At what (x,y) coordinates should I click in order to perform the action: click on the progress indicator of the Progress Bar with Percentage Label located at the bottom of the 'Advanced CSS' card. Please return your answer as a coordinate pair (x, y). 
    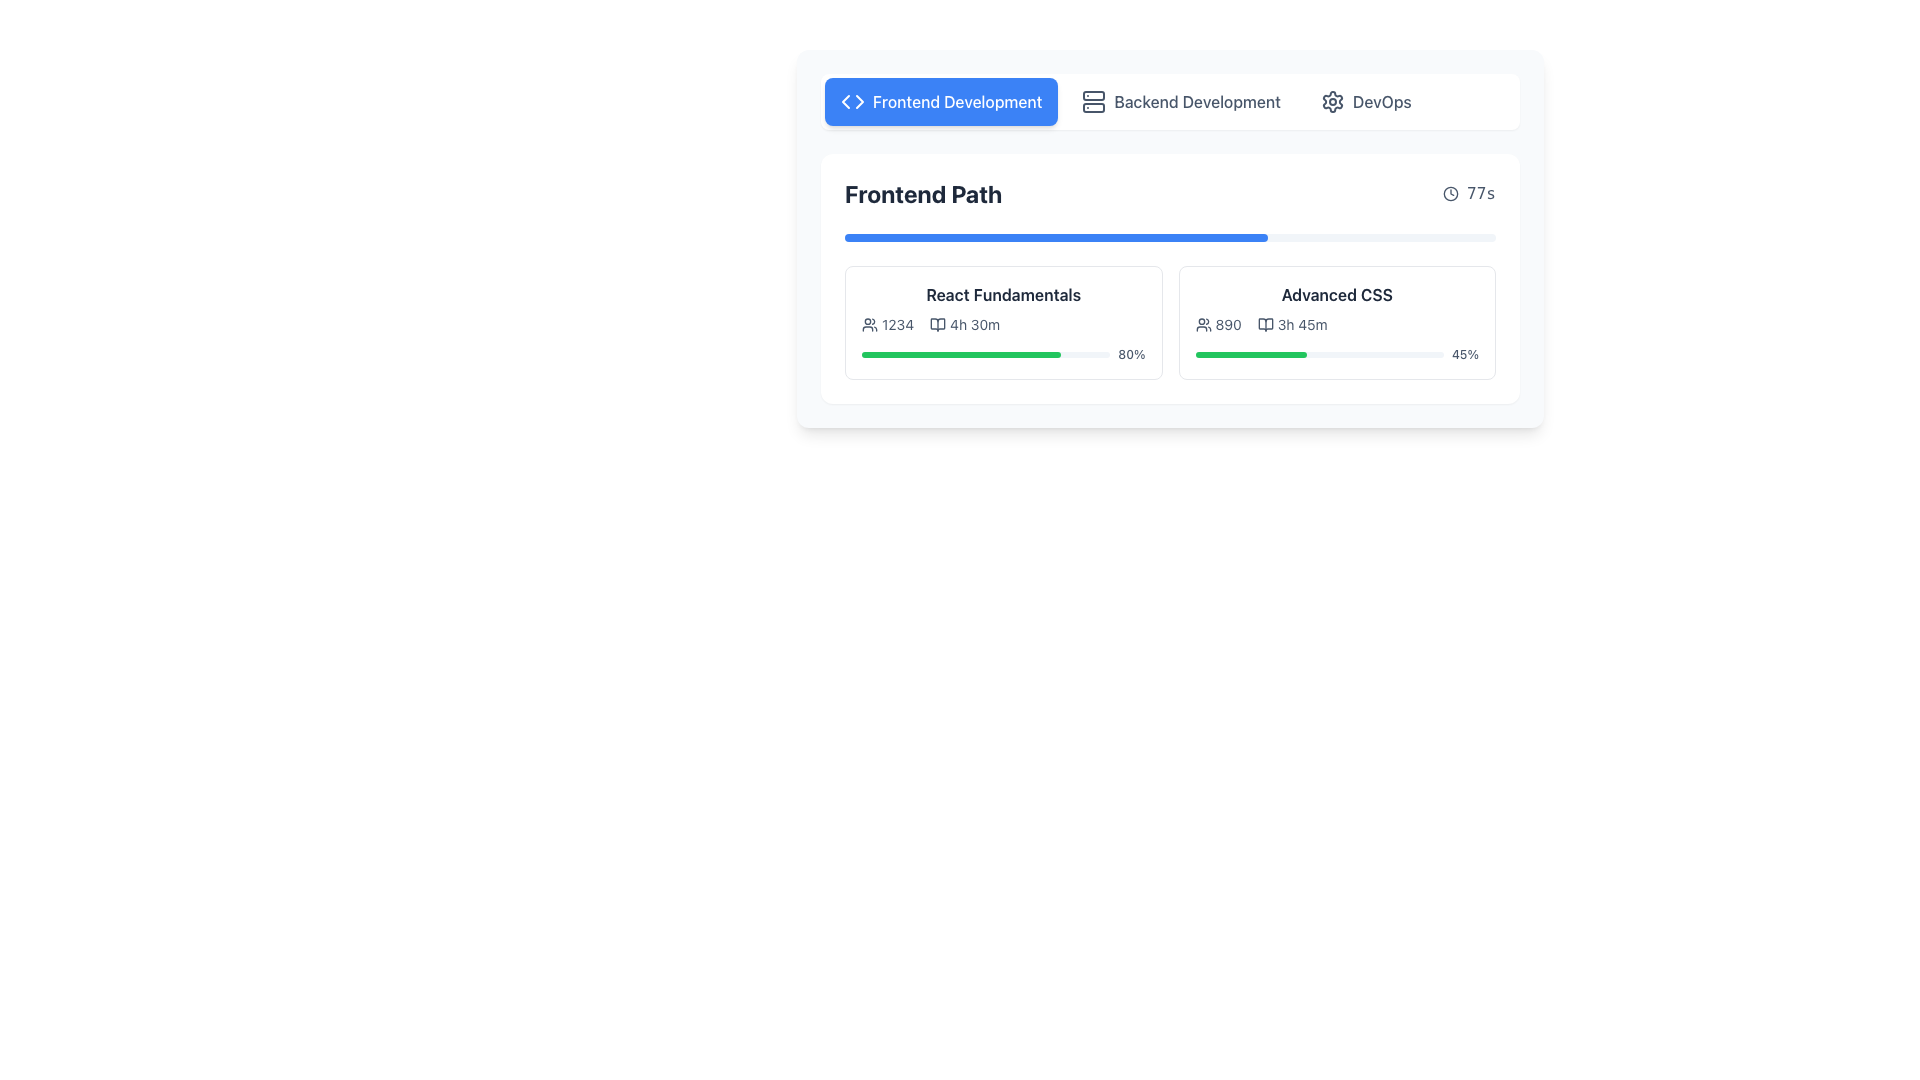
    Looking at the image, I should click on (1337, 353).